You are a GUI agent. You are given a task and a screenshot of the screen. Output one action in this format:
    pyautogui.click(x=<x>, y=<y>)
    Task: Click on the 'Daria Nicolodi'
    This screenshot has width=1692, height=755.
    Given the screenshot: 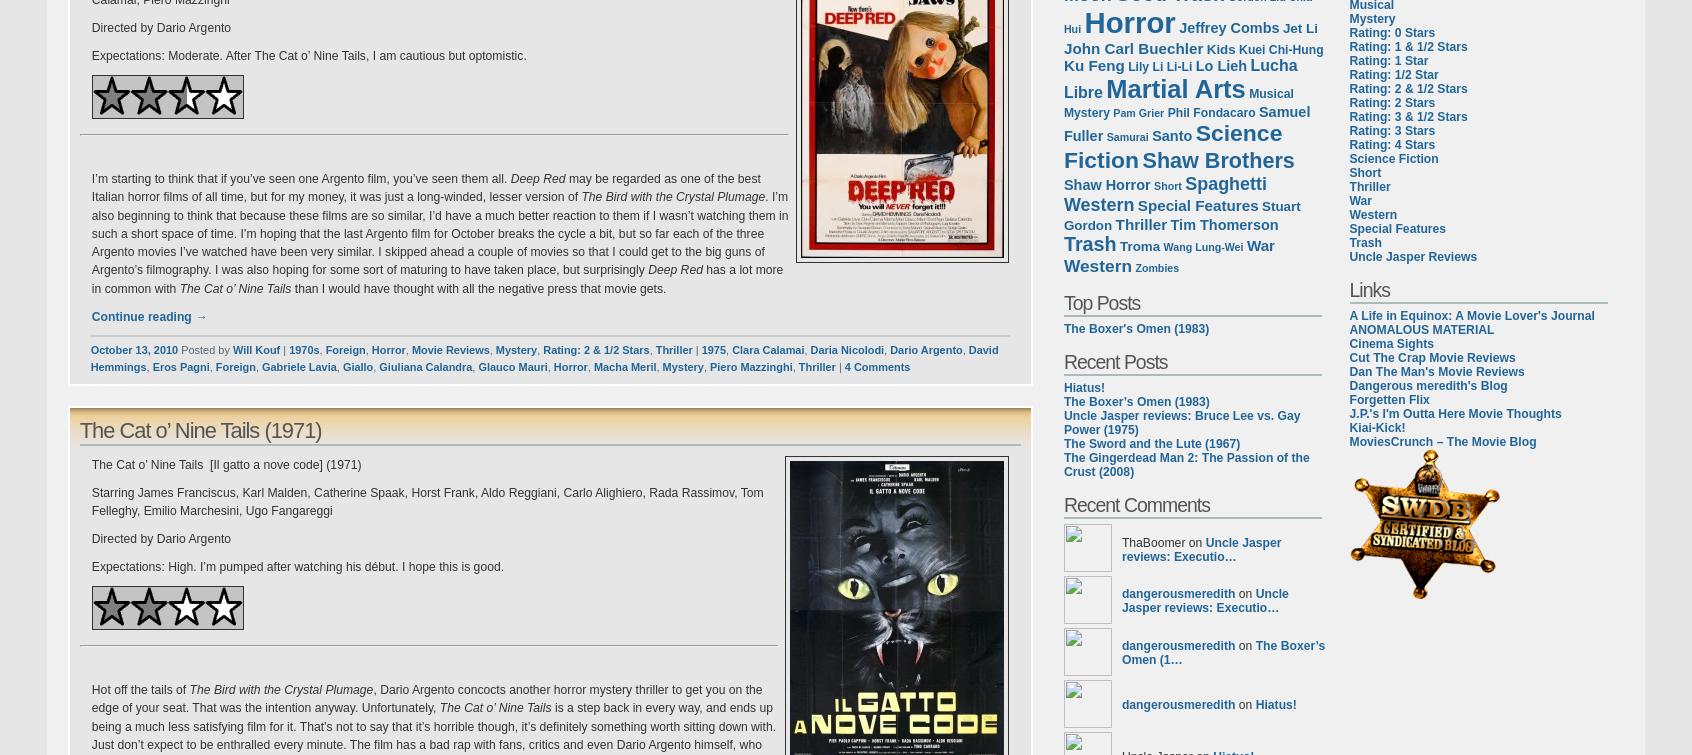 What is the action you would take?
    pyautogui.click(x=809, y=350)
    